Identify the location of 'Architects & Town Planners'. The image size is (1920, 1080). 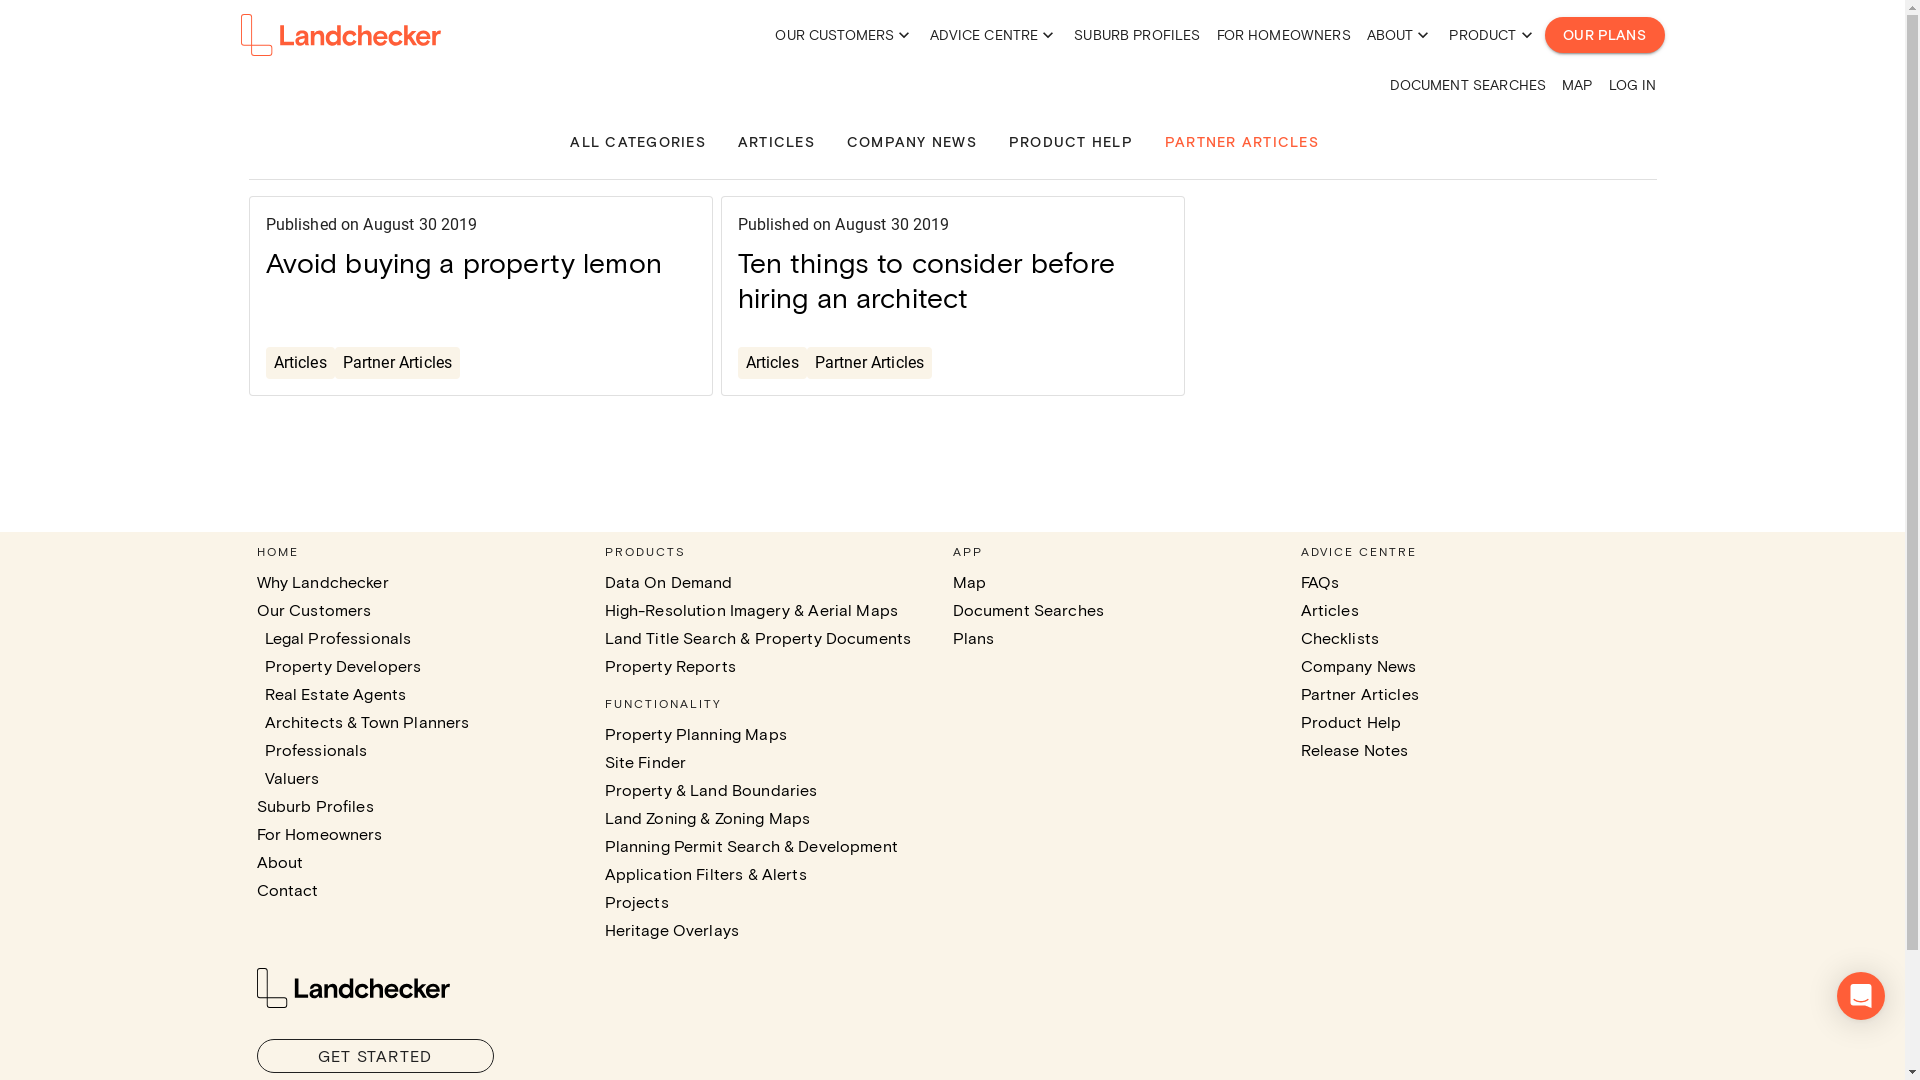
(366, 722).